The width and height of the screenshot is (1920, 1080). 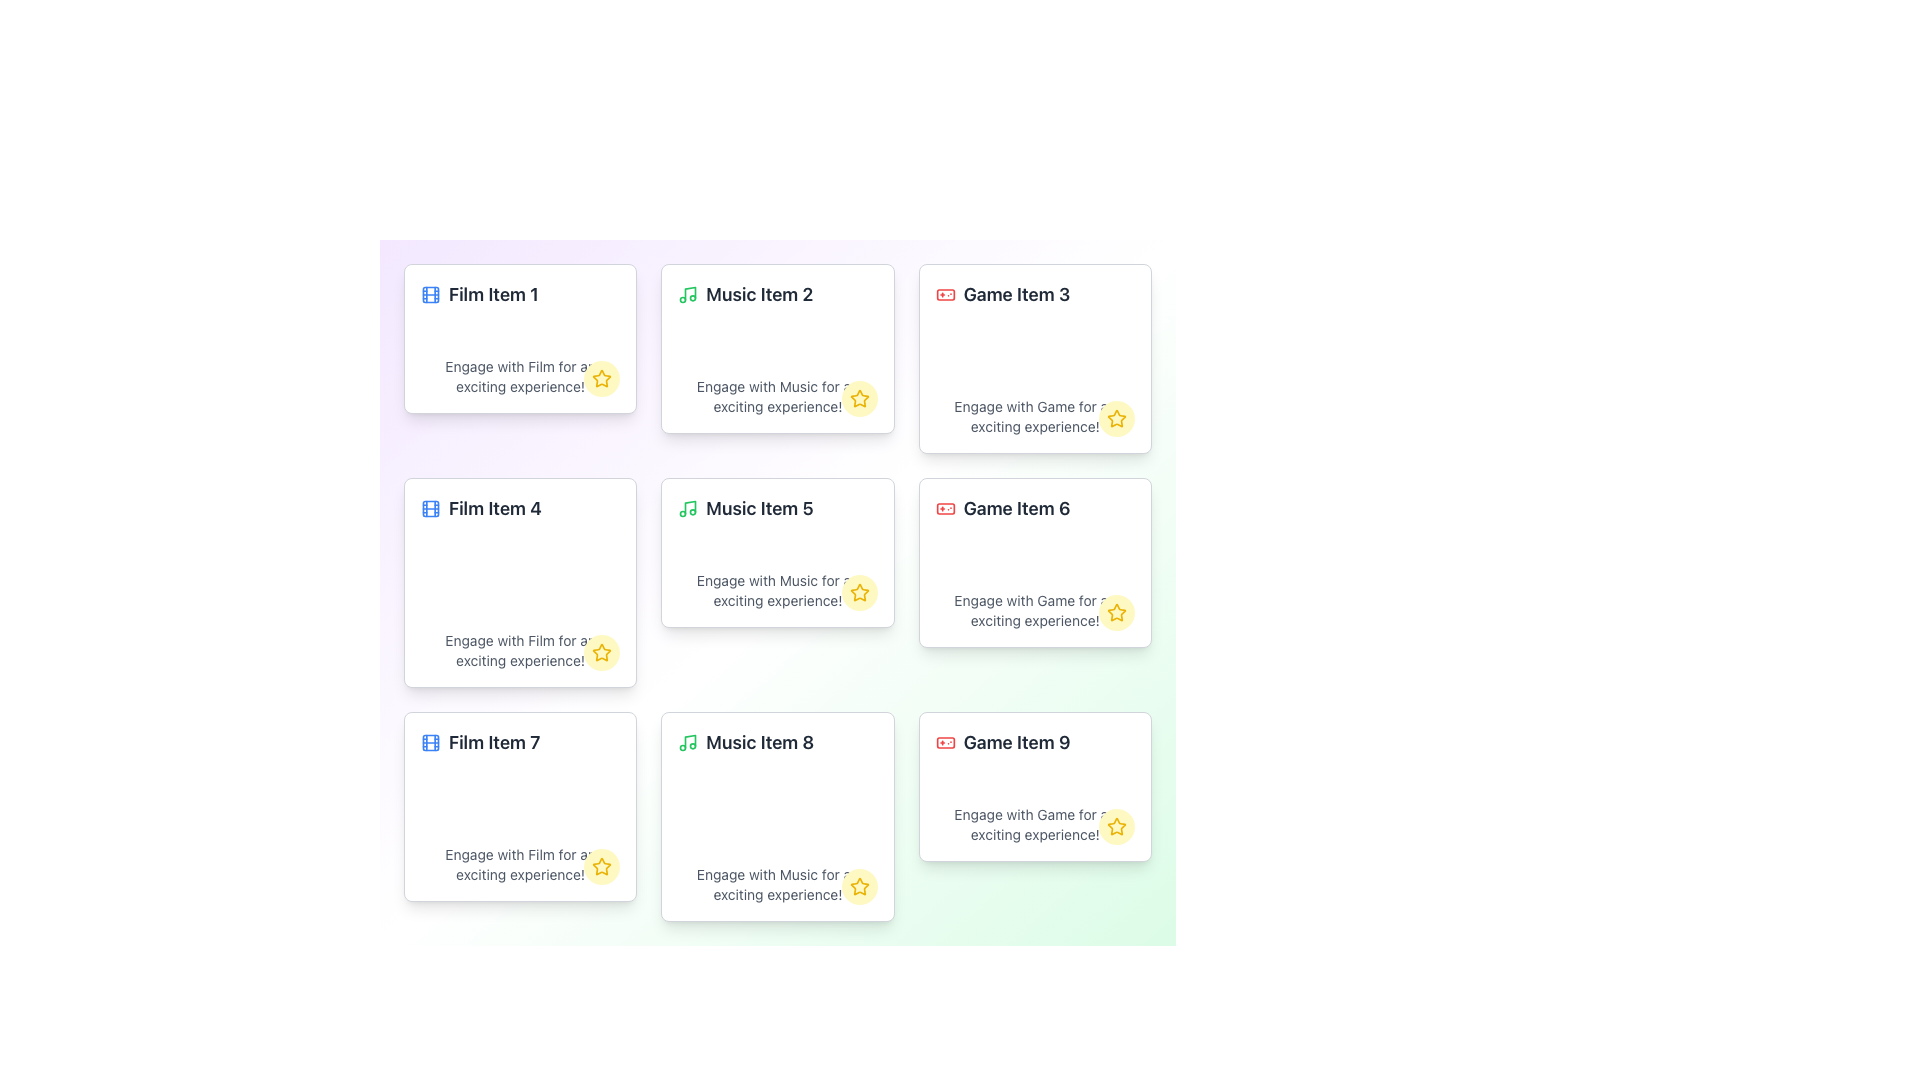 What do you see at coordinates (601, 865) in the screenshot?
I see `the yellow star-shaped icon located in the bottom-right corner of the tile labeled 'Film Item 7'` at bounding box center [601, 865].